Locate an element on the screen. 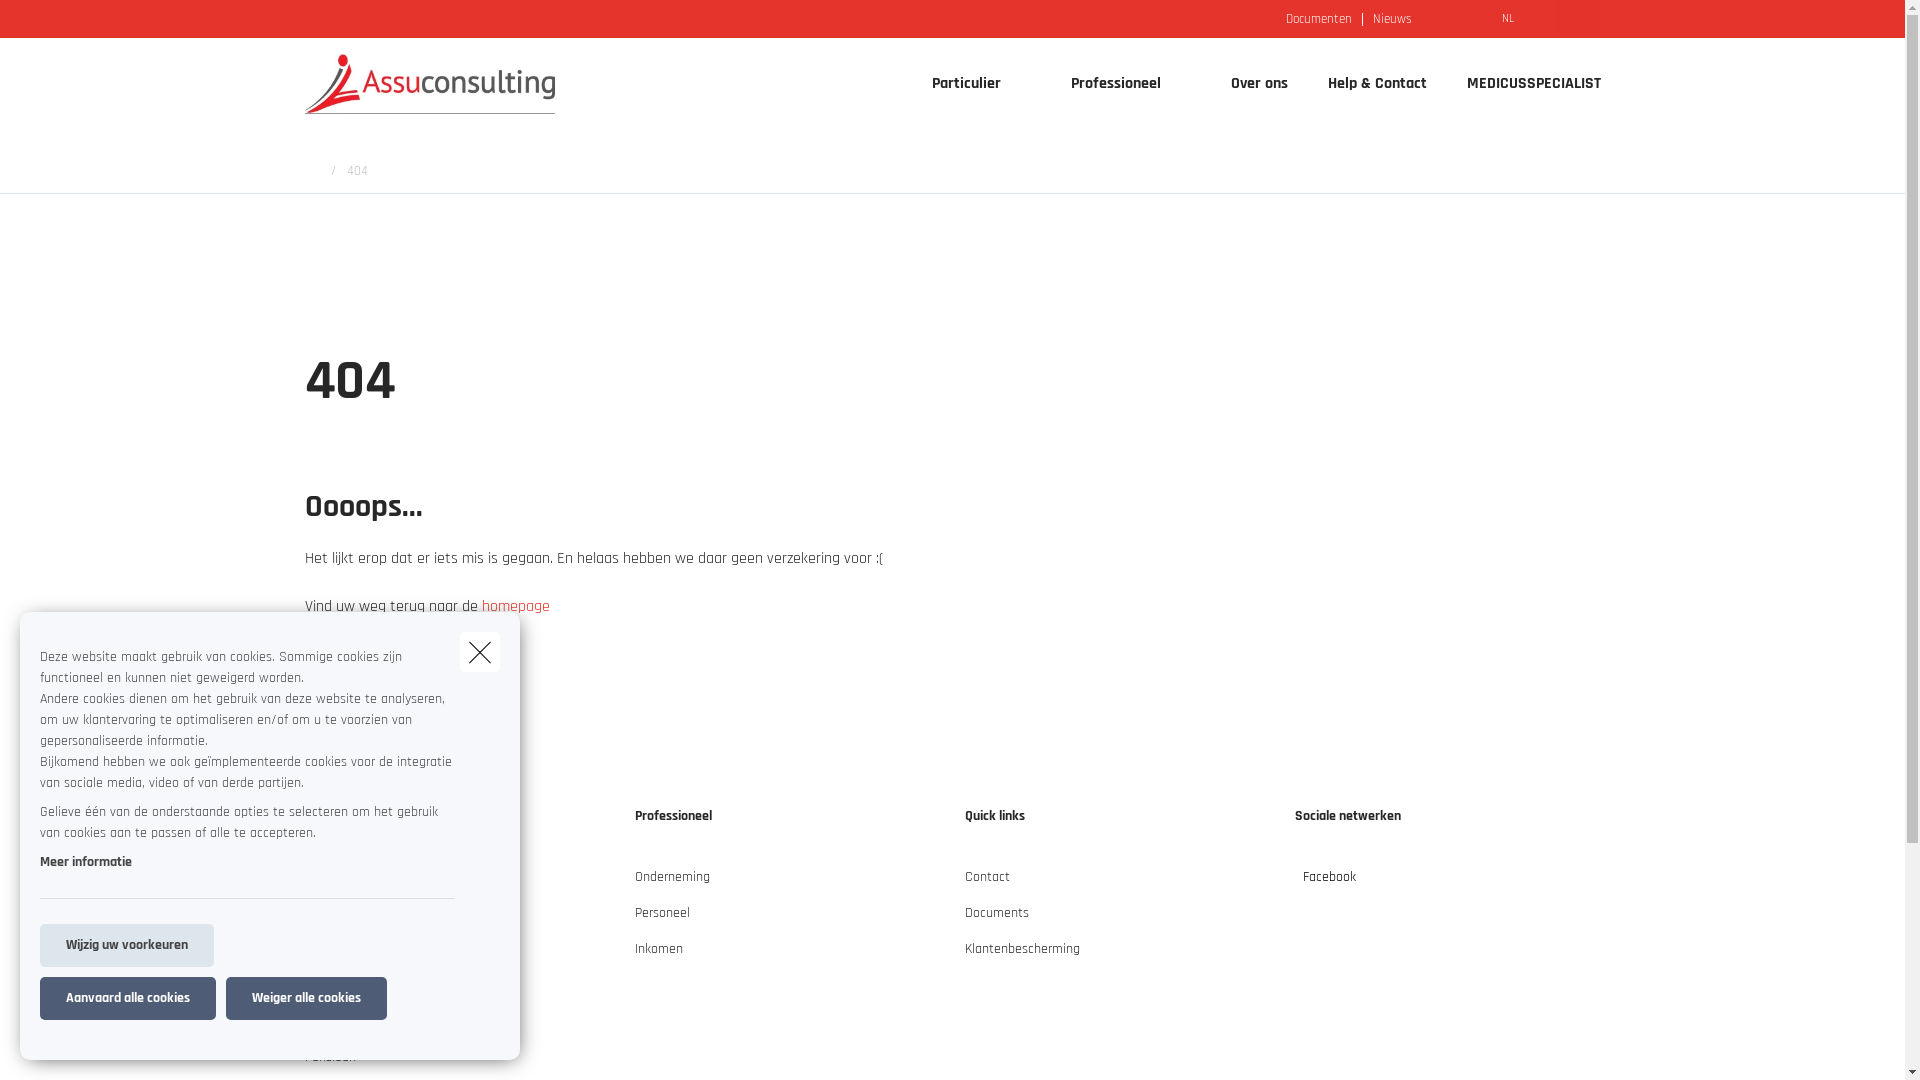 The height and width of the screenshot is (1080, 1920). 'Particulier' is located at coordinates (958, 83).